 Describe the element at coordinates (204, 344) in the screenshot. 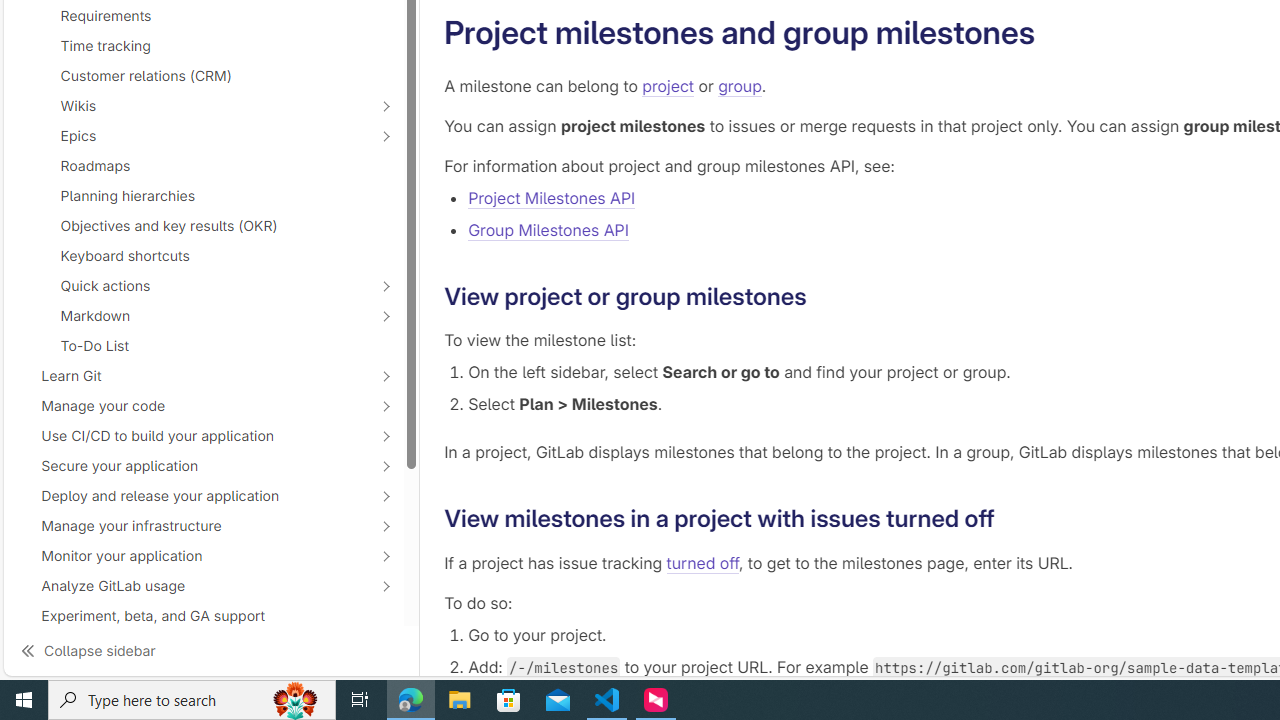

I see `'To-Do List'` at that location.